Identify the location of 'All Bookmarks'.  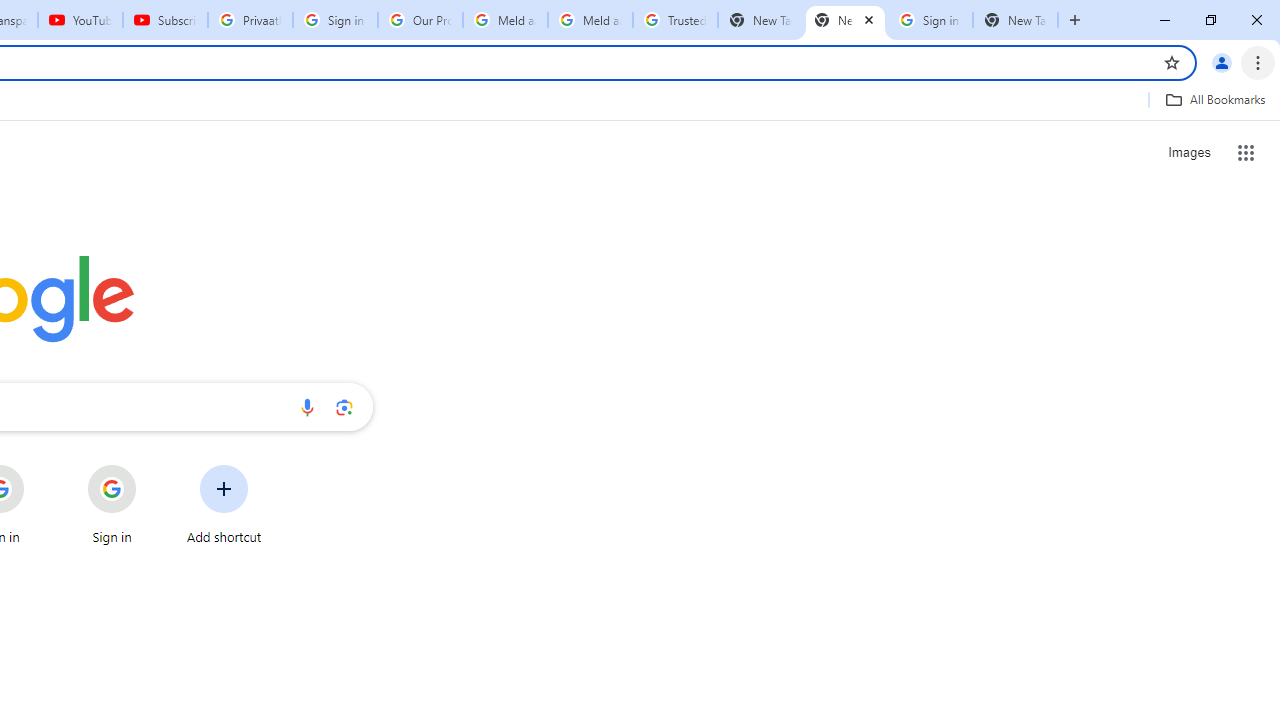
(1214, 99).